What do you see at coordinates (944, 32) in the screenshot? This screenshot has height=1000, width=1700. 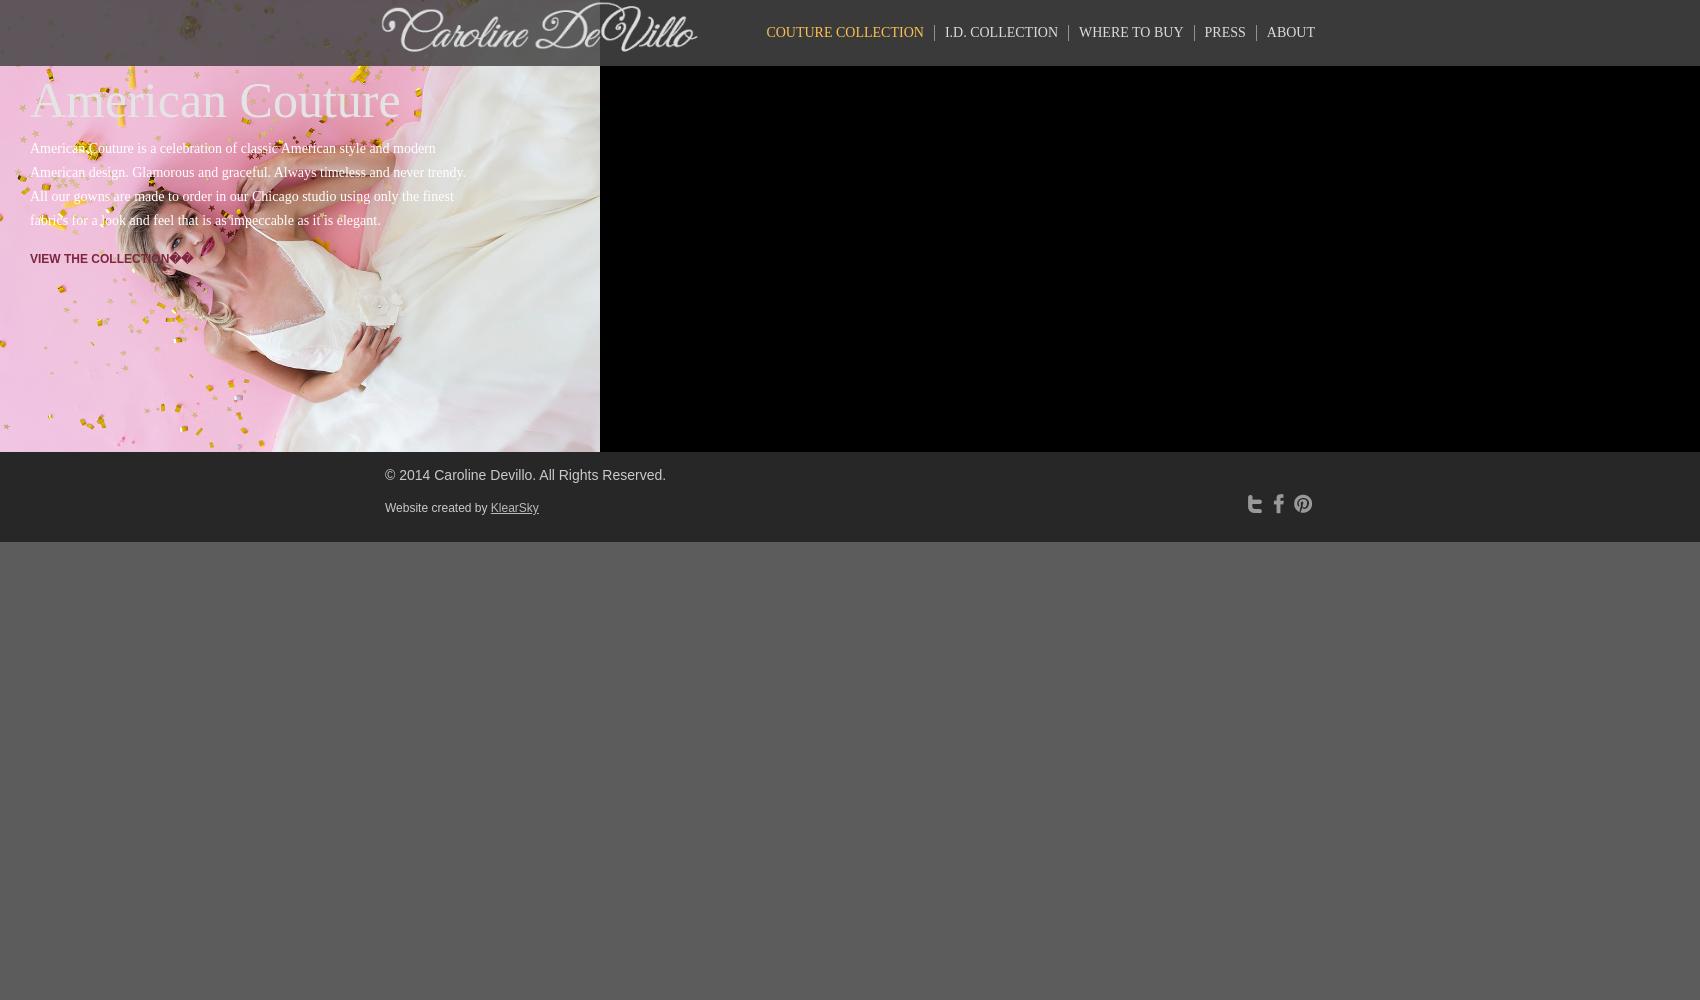 I see `'I.D. Collection'` at bounding box center [944, 32].